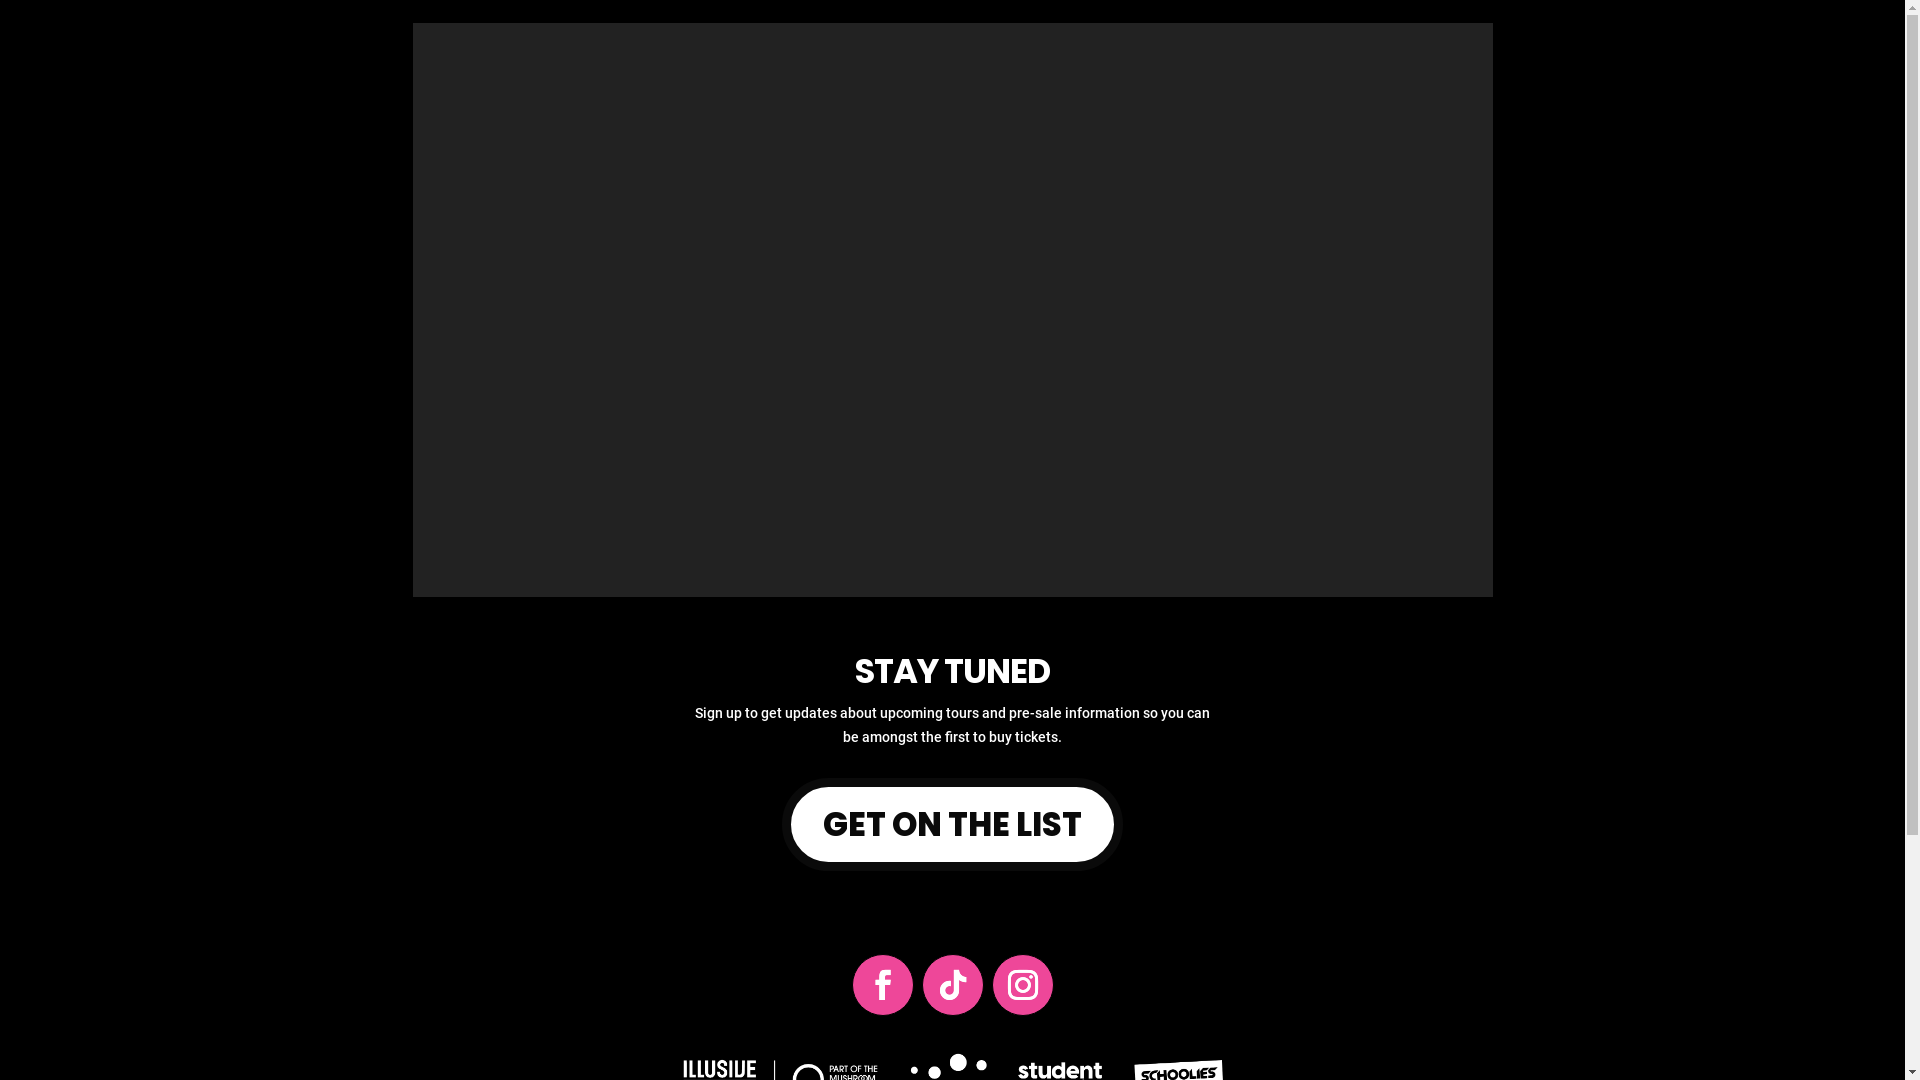 The image size is (1920, 1080). Describe the element at coordinates (952, 824) in the screenshot. I see `'GET ON THE LIST'` at that location.